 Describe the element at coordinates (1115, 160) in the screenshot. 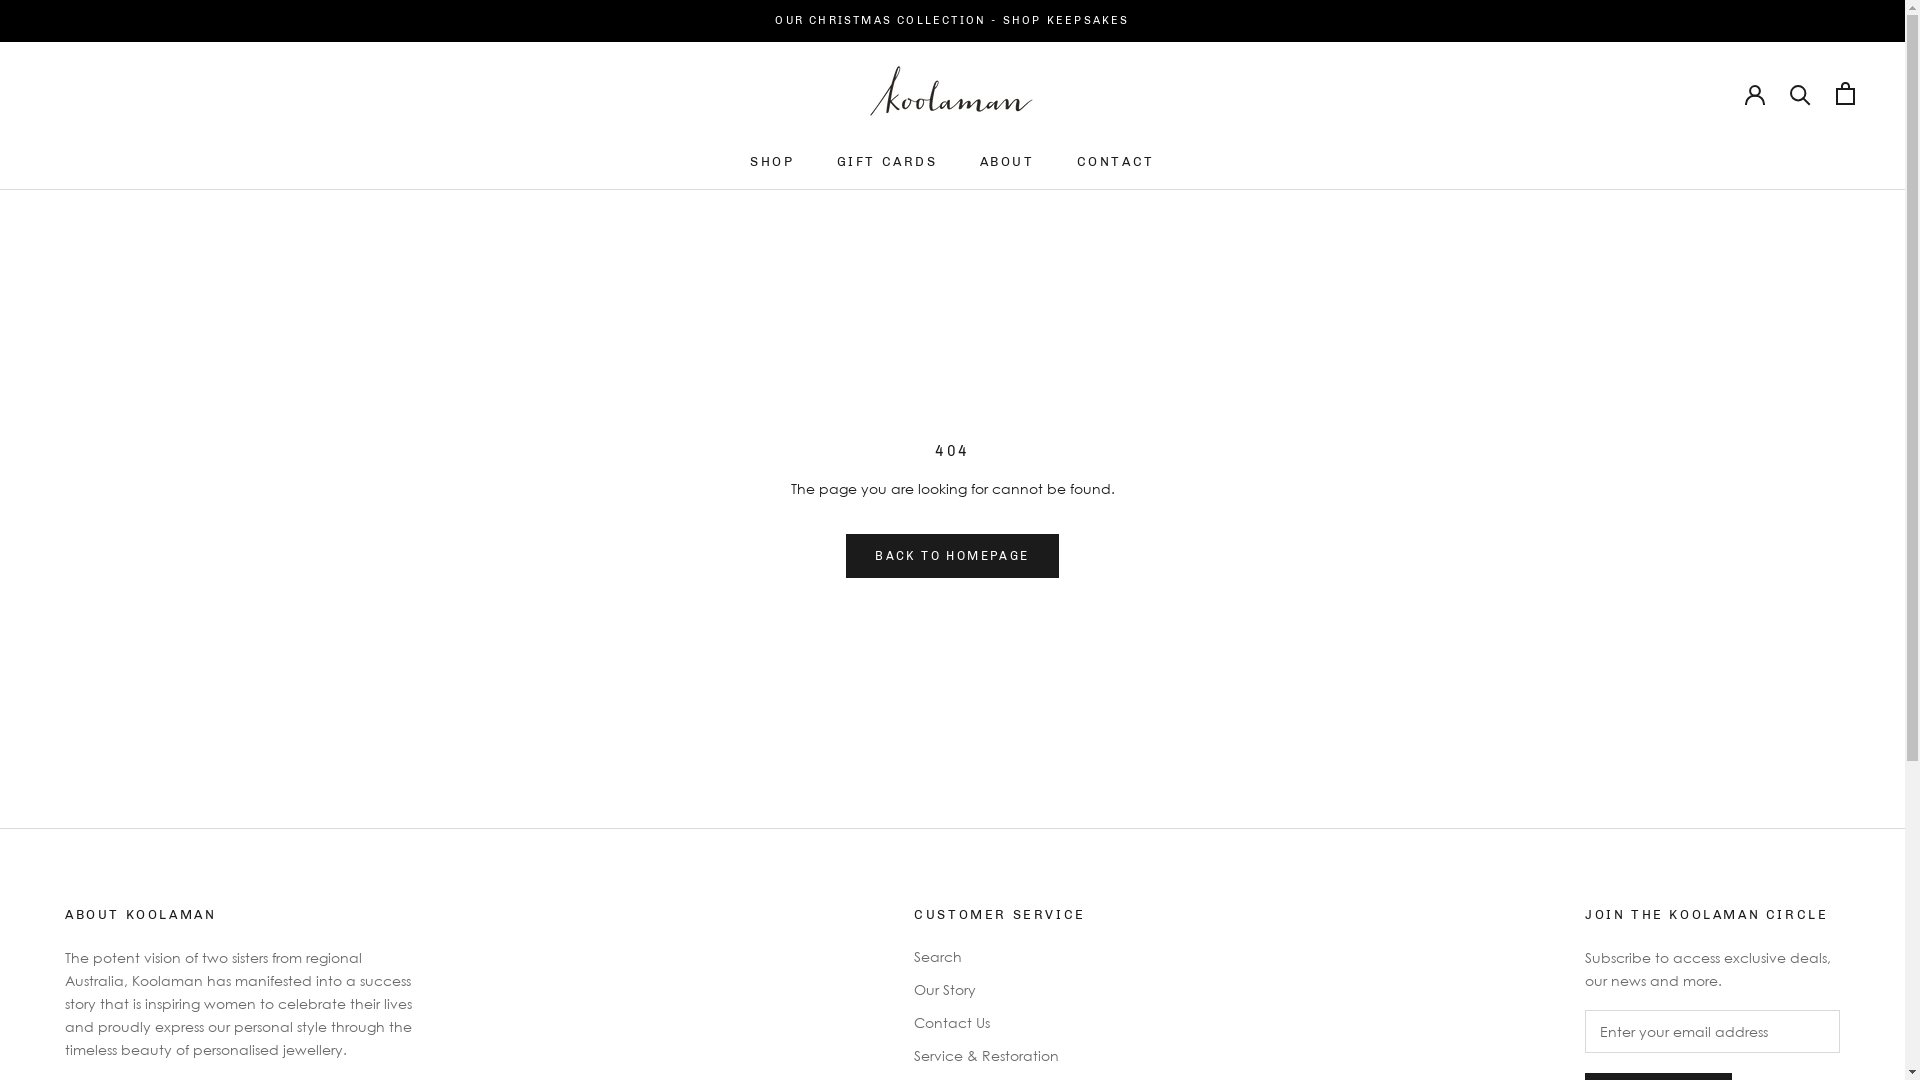

I see `'CONTACT` at that location.